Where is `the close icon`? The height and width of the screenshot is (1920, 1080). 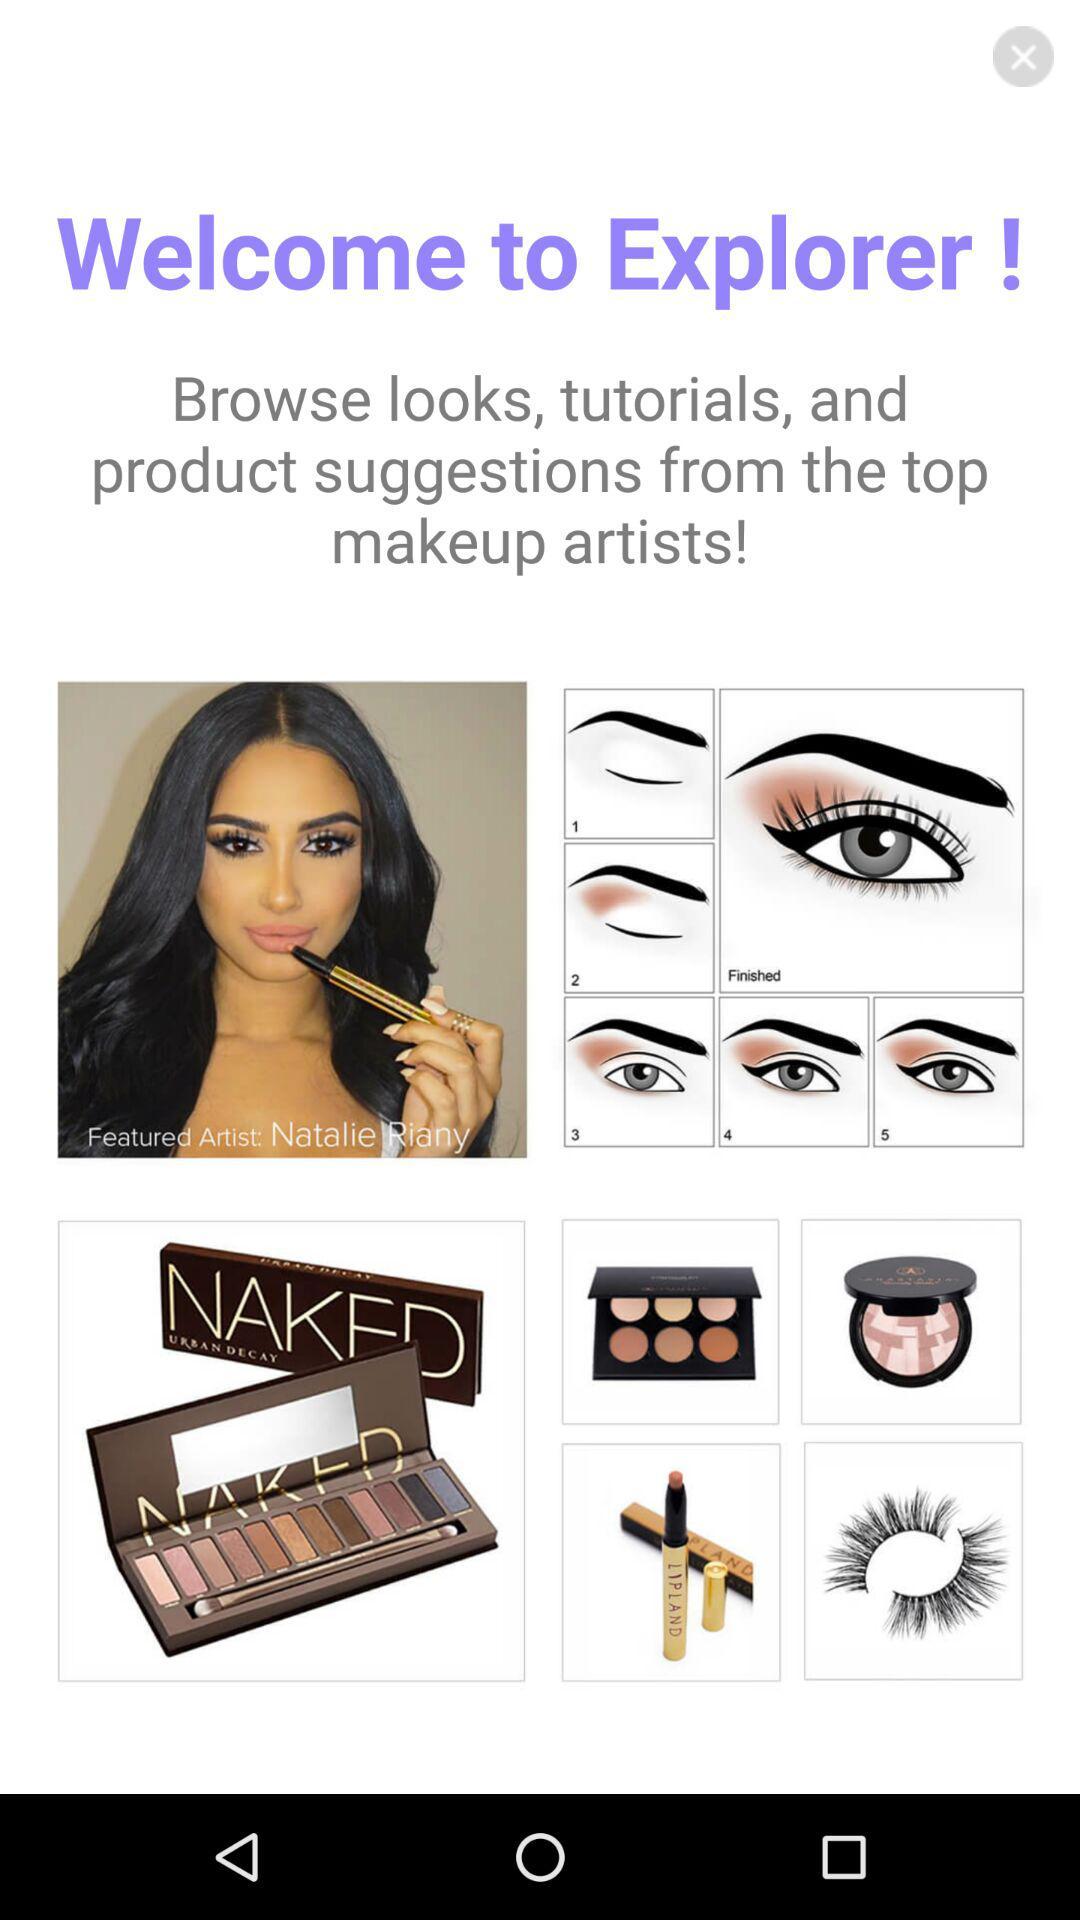 the close icon is located at coordinates (1023, 60).